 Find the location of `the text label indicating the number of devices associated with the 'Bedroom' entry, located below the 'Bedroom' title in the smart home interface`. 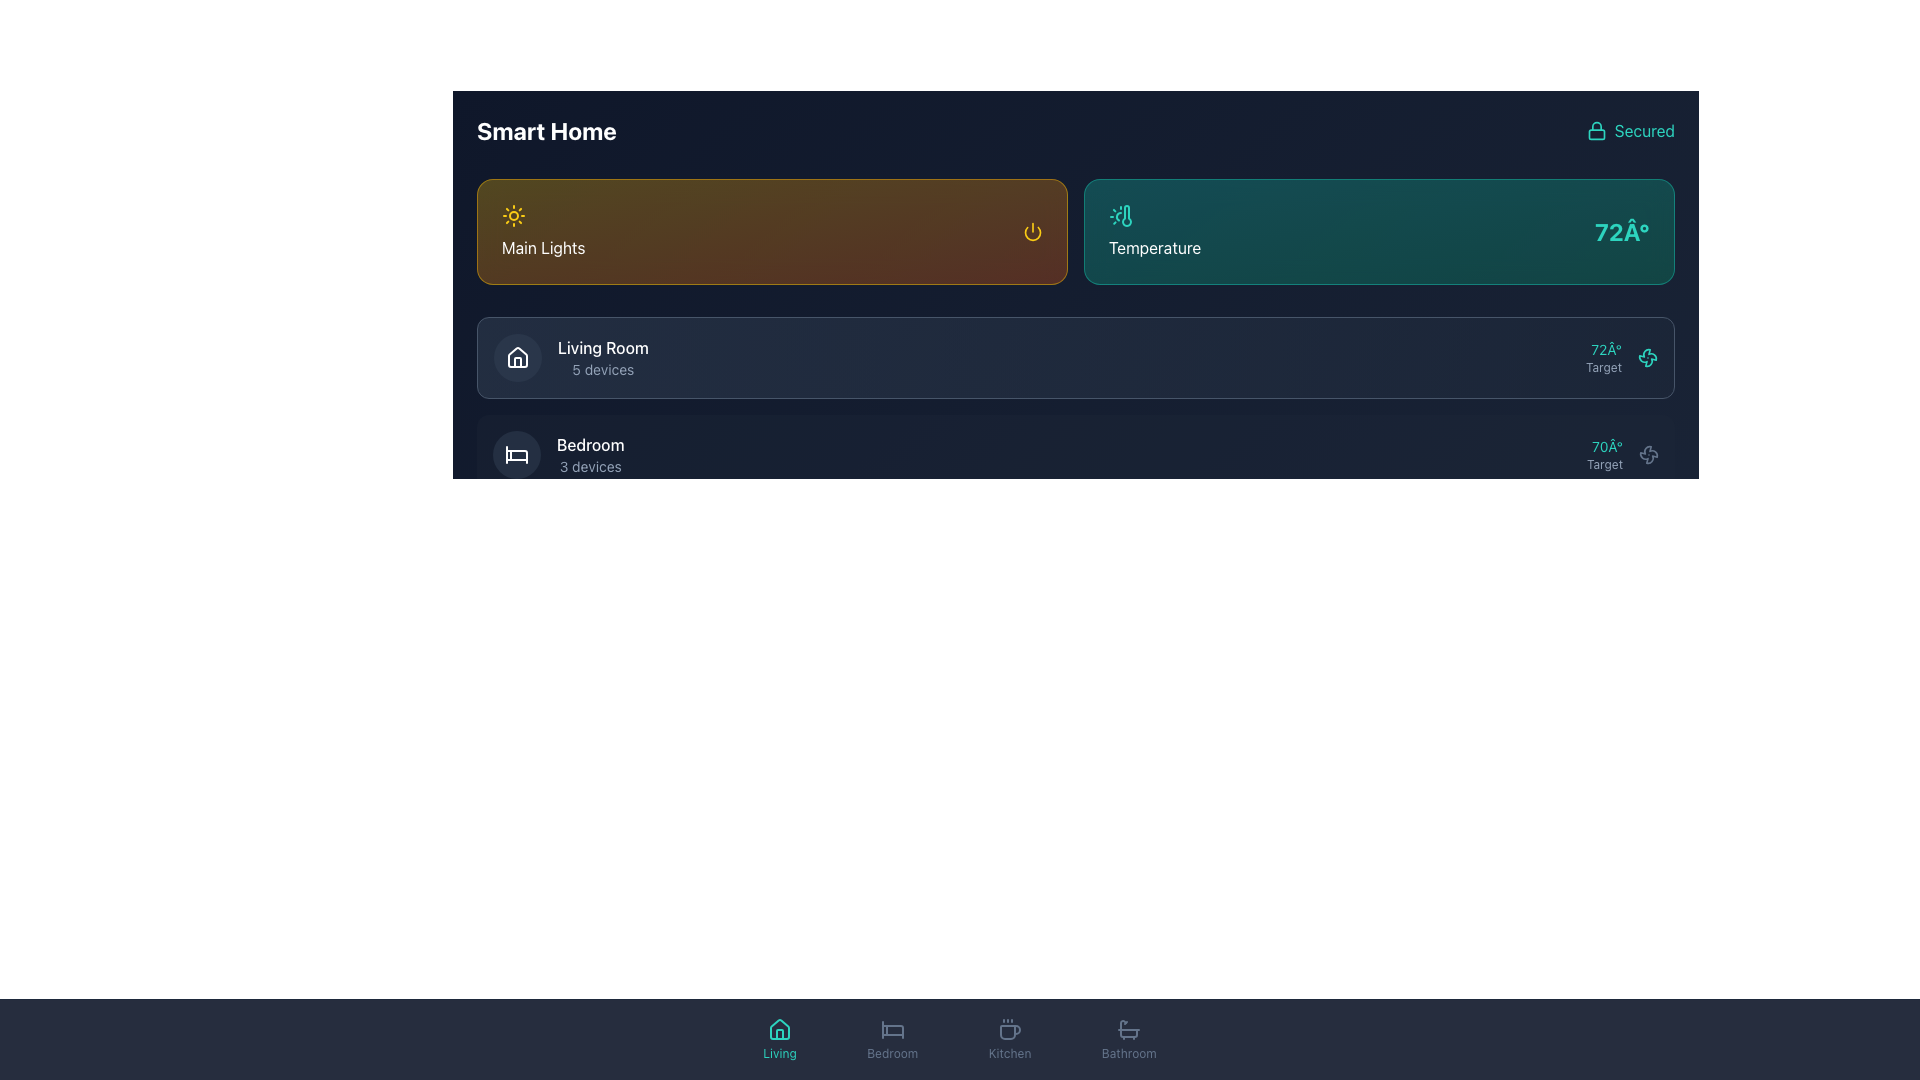

the text label indicating the number of devices associated with the 'Bedroom' entry, located below the 'Bedroom' title in the smart home interface is located at coordinates (589, 466).